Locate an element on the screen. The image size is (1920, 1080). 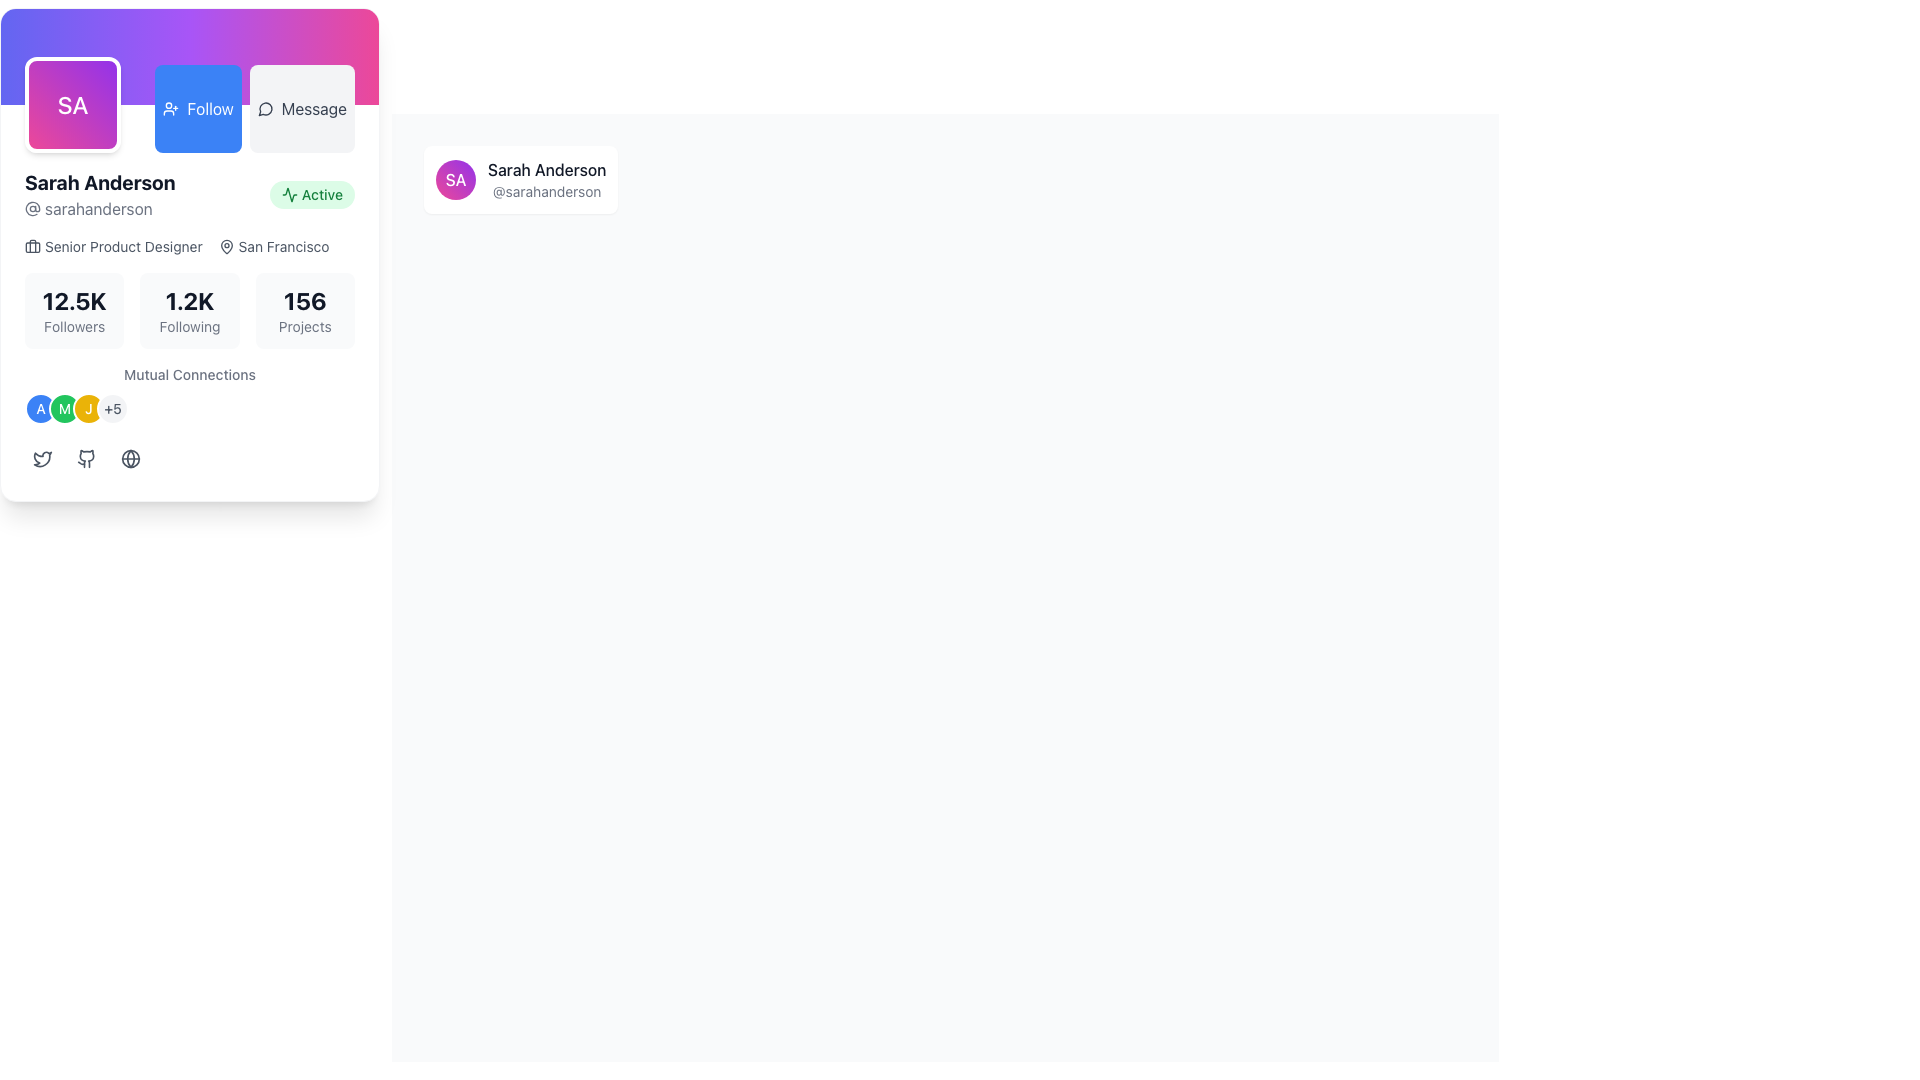
the Avatar or User Icon representing the user identifier 'A' in the 'Mutual Connections' section, positioned as the first item in the group of elements labeled 'AMJ+5' is located at coordinates (41, 407).